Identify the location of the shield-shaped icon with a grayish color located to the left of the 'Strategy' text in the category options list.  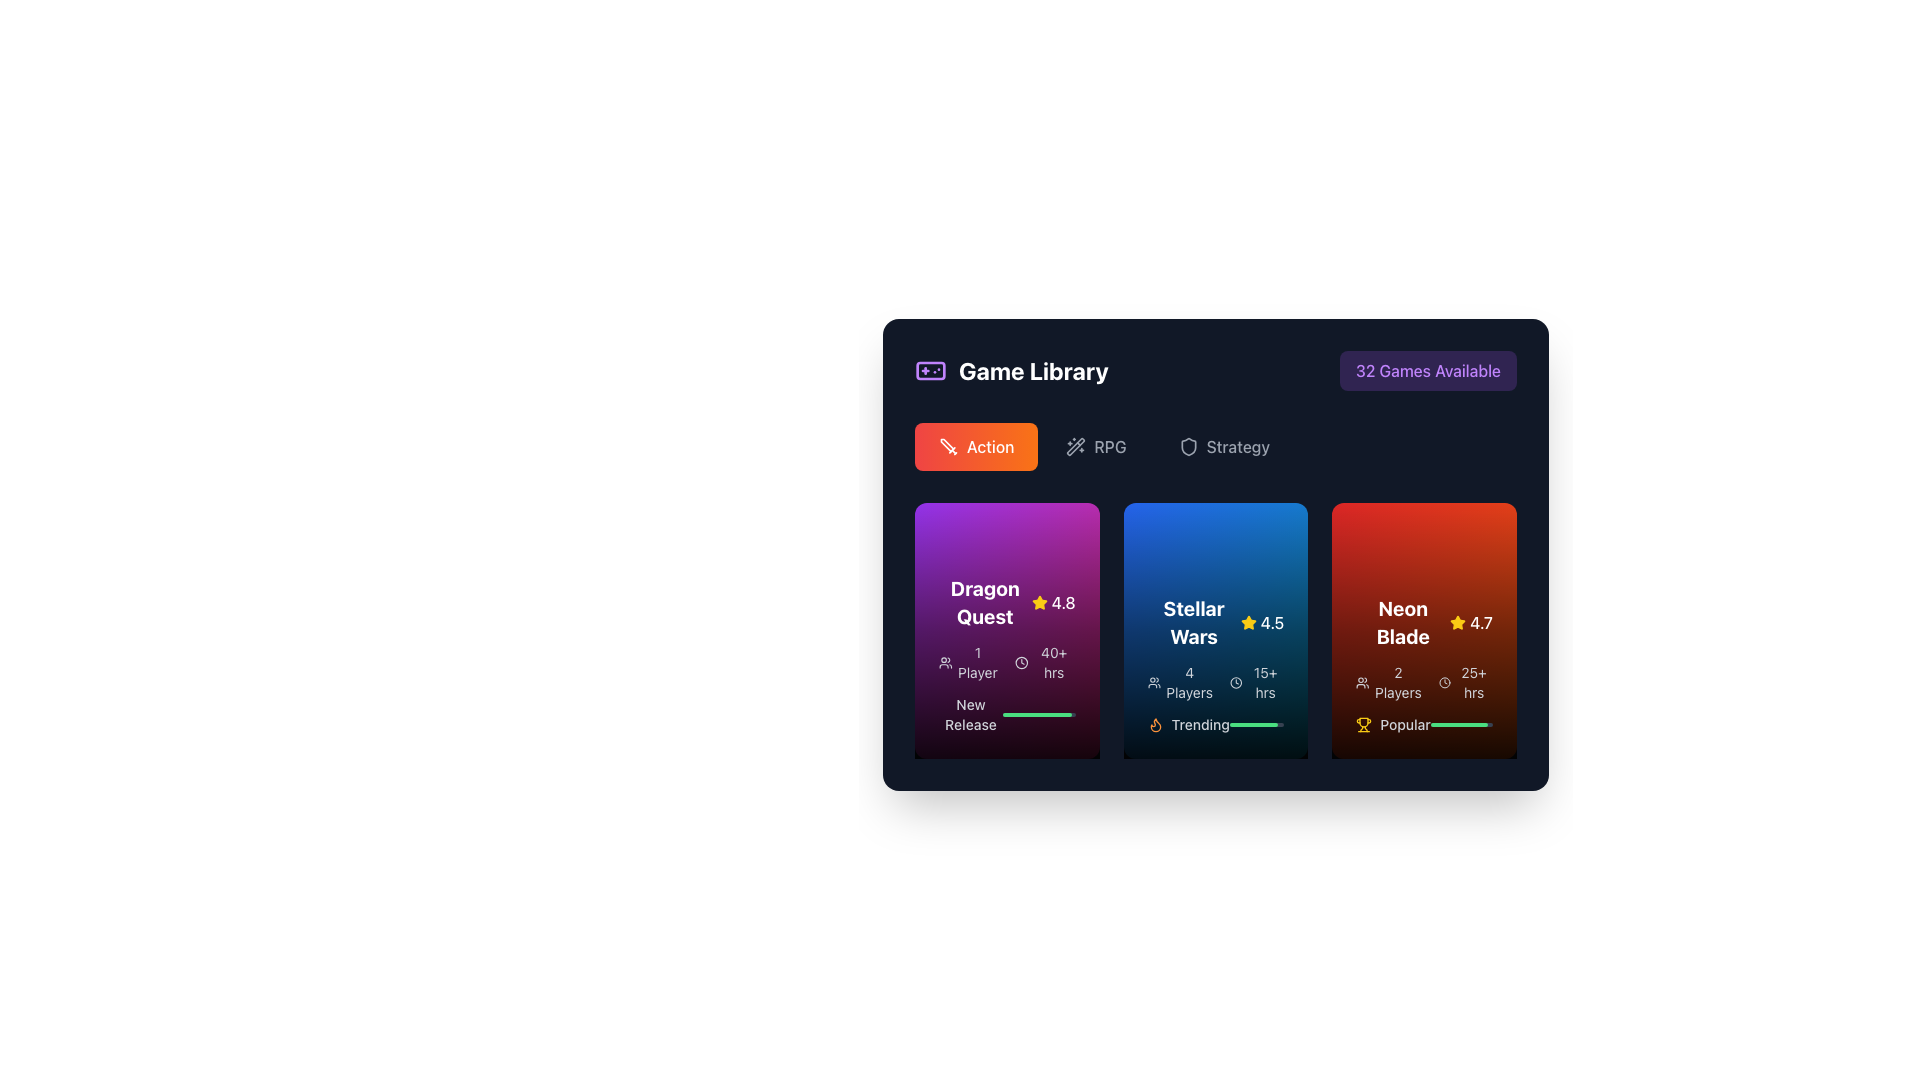
(1188, 446).